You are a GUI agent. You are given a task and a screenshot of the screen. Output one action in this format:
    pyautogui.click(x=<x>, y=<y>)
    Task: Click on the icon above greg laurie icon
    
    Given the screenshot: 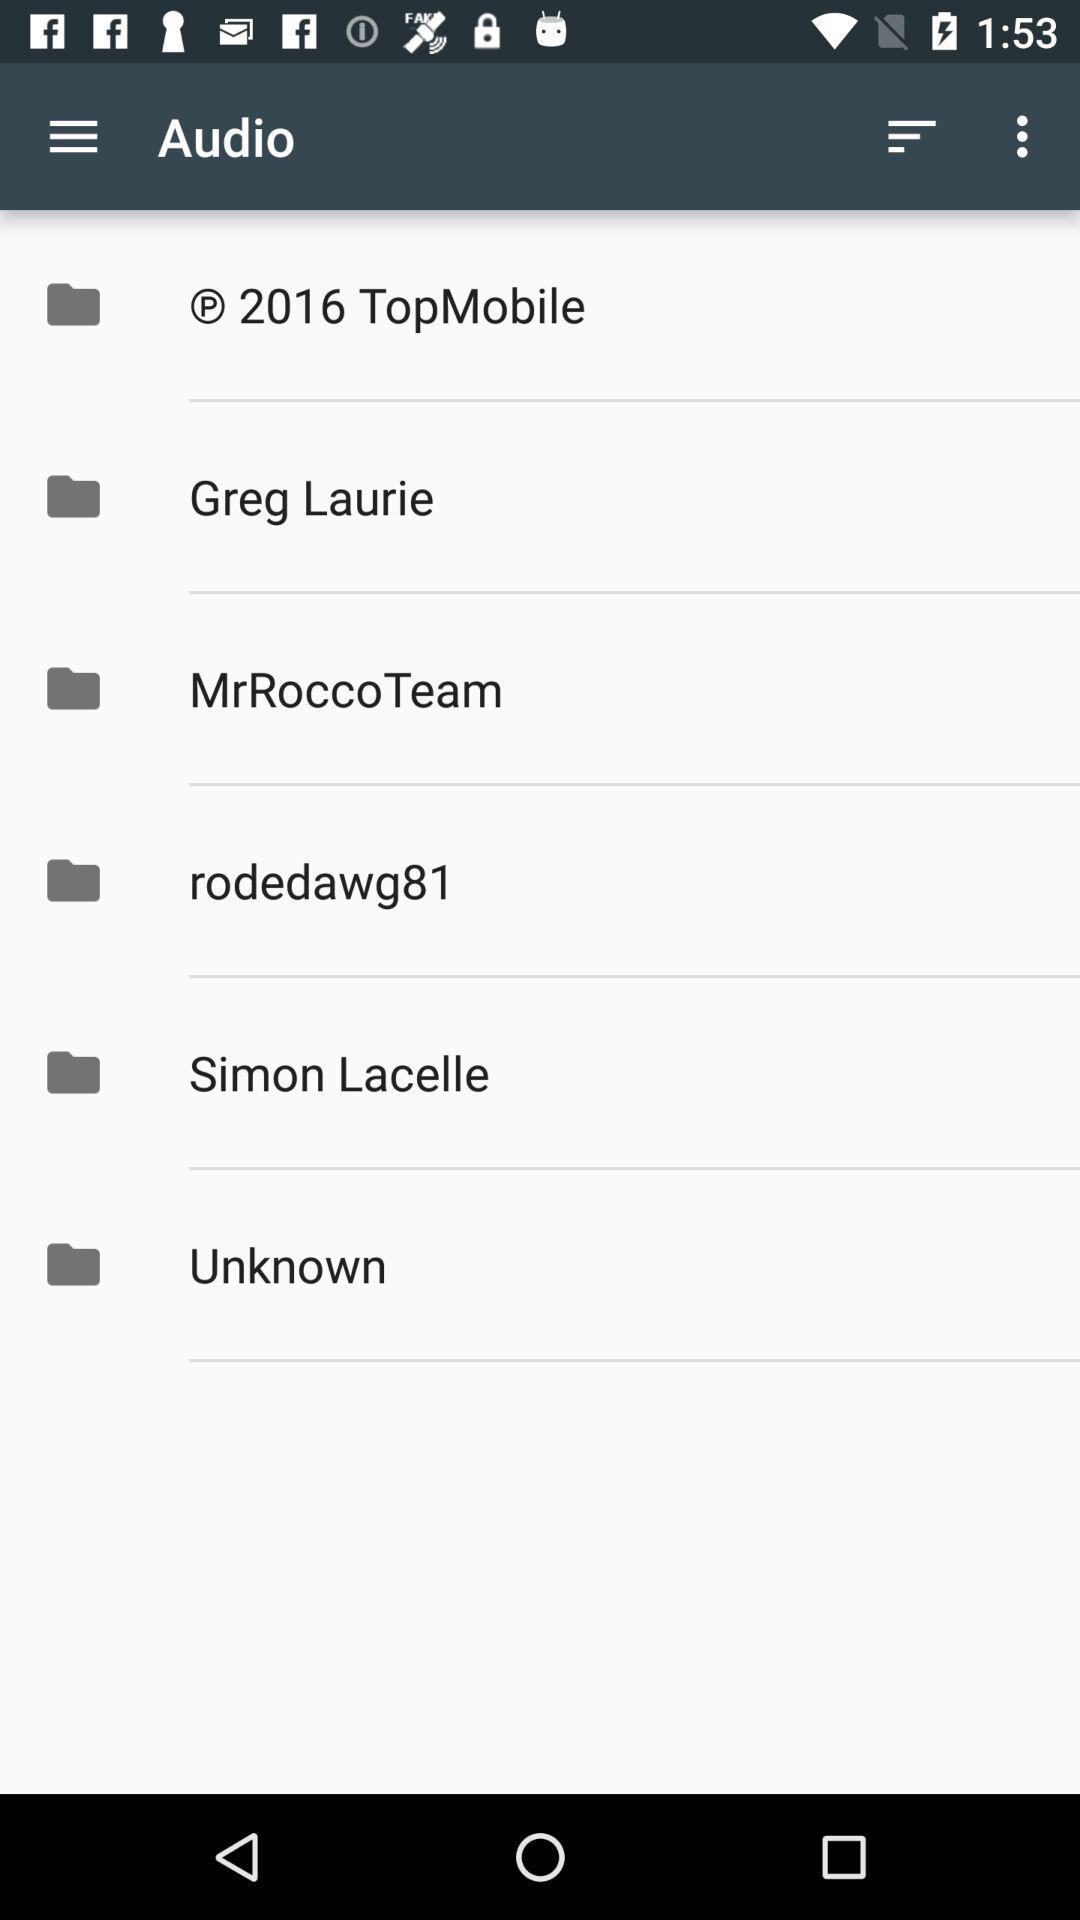 What is the action you would take?
    pyautogui.click(x=612, y=303)
    